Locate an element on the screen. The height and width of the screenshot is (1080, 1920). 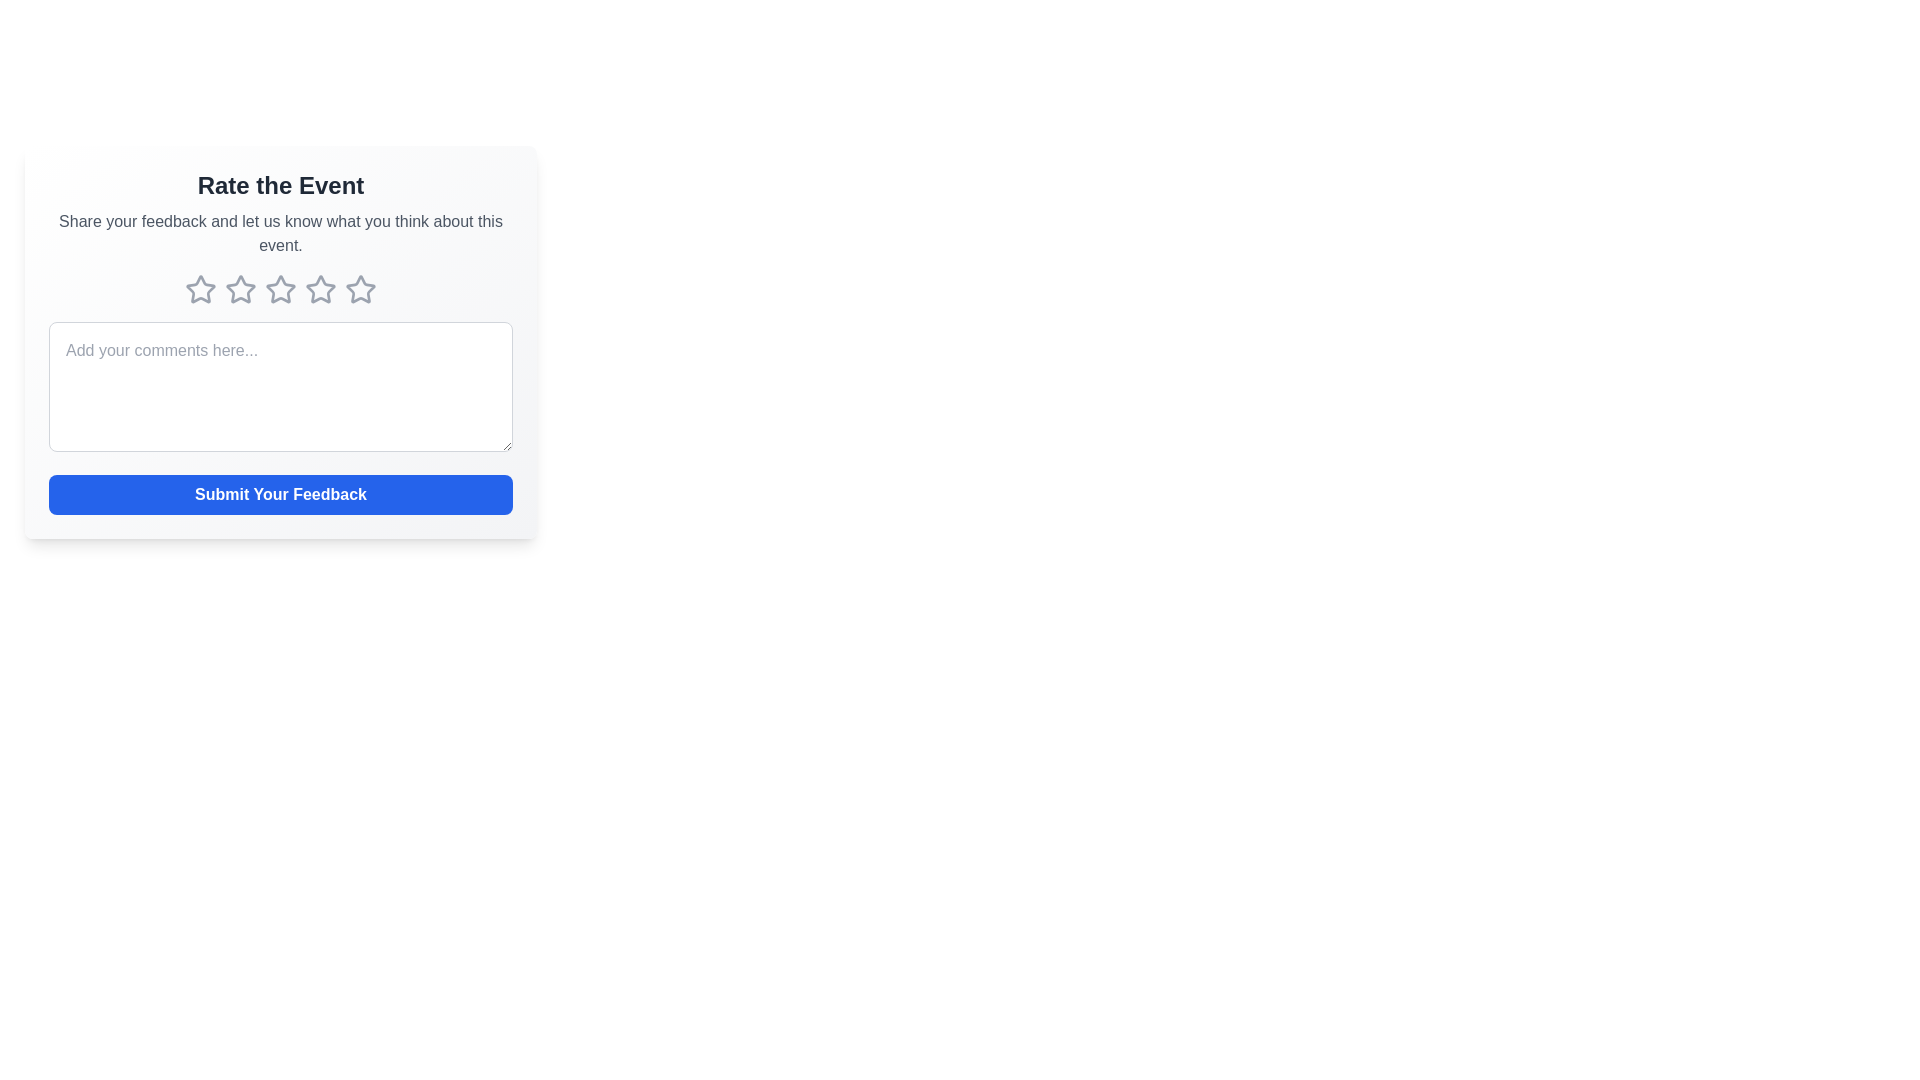
the first star-shaped rating icon with a gray outline is located at coordinates (201, 289).